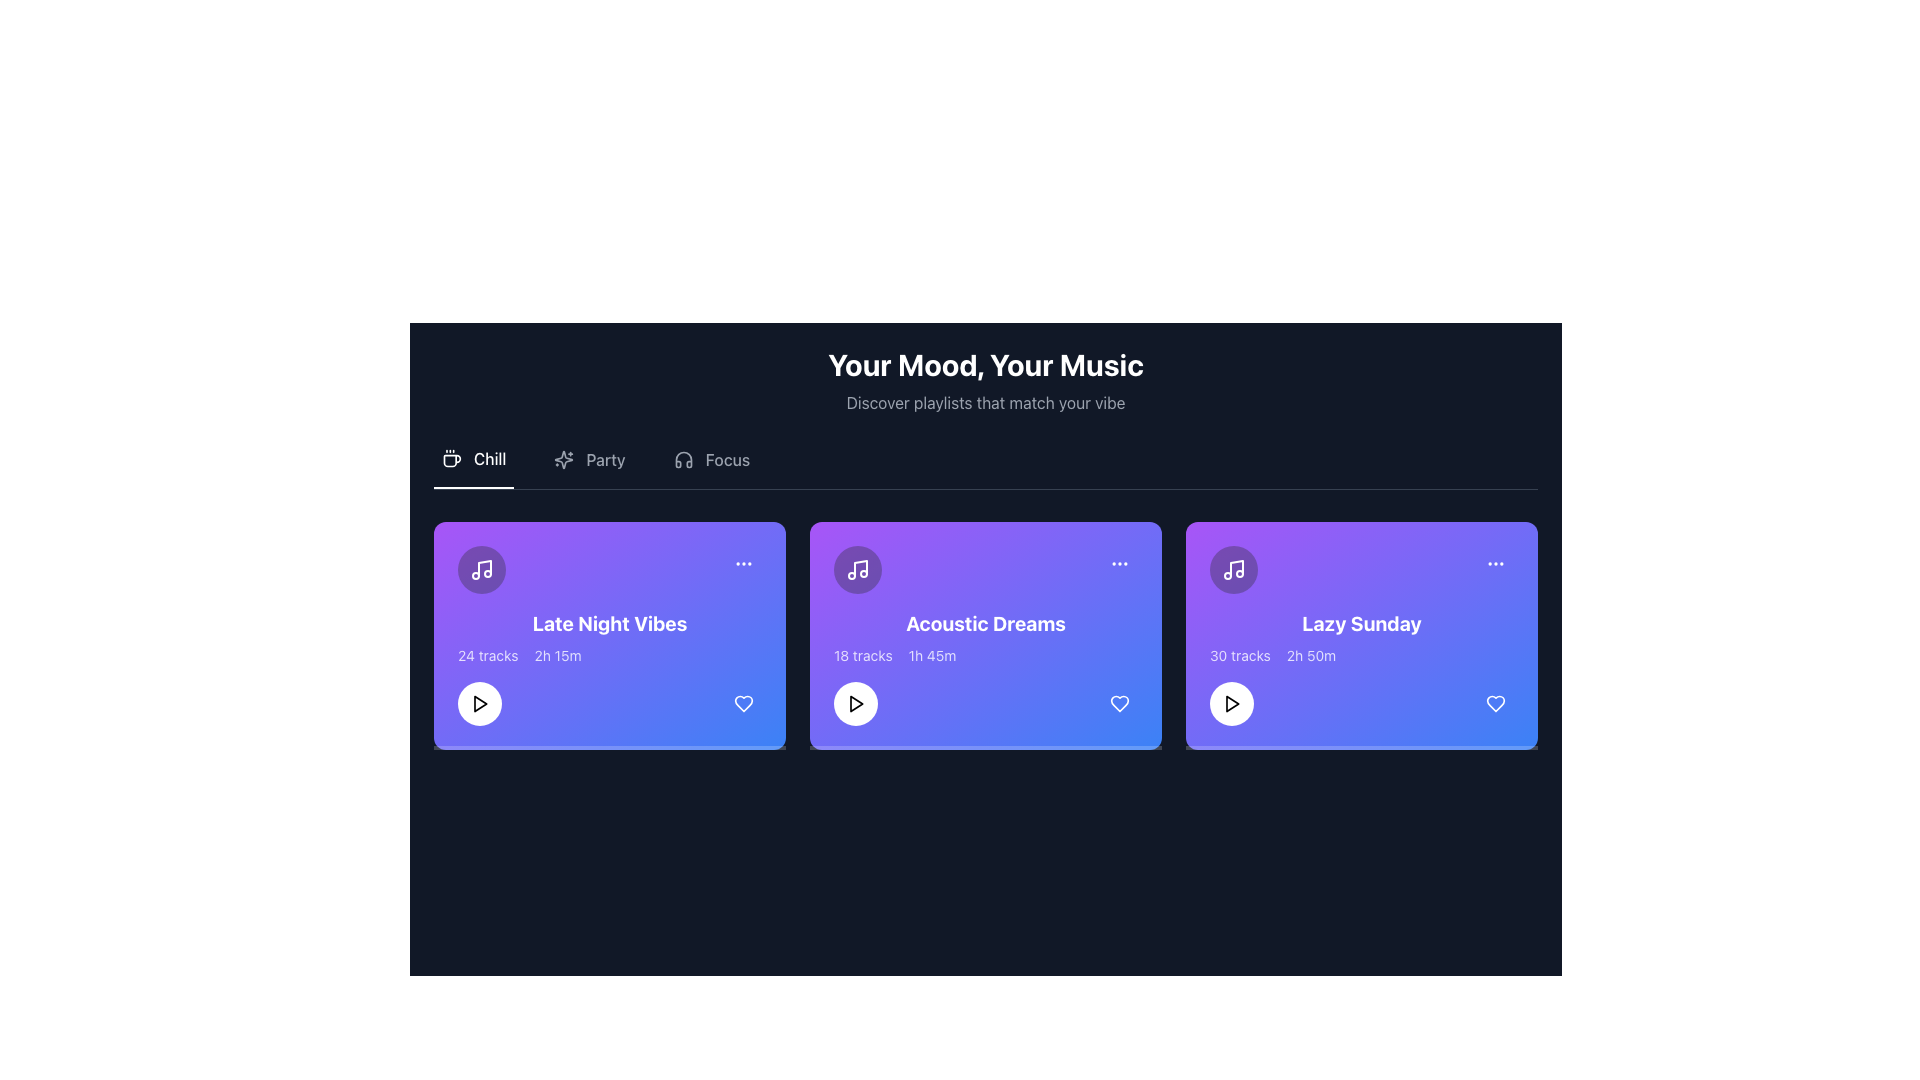 The image size is (1920, 1080). I want to click on the triangular play button icon for the 'Acoustic Dreams' playlist, which is centrally positioned within the second card of a three-card row, so click(856, 703).